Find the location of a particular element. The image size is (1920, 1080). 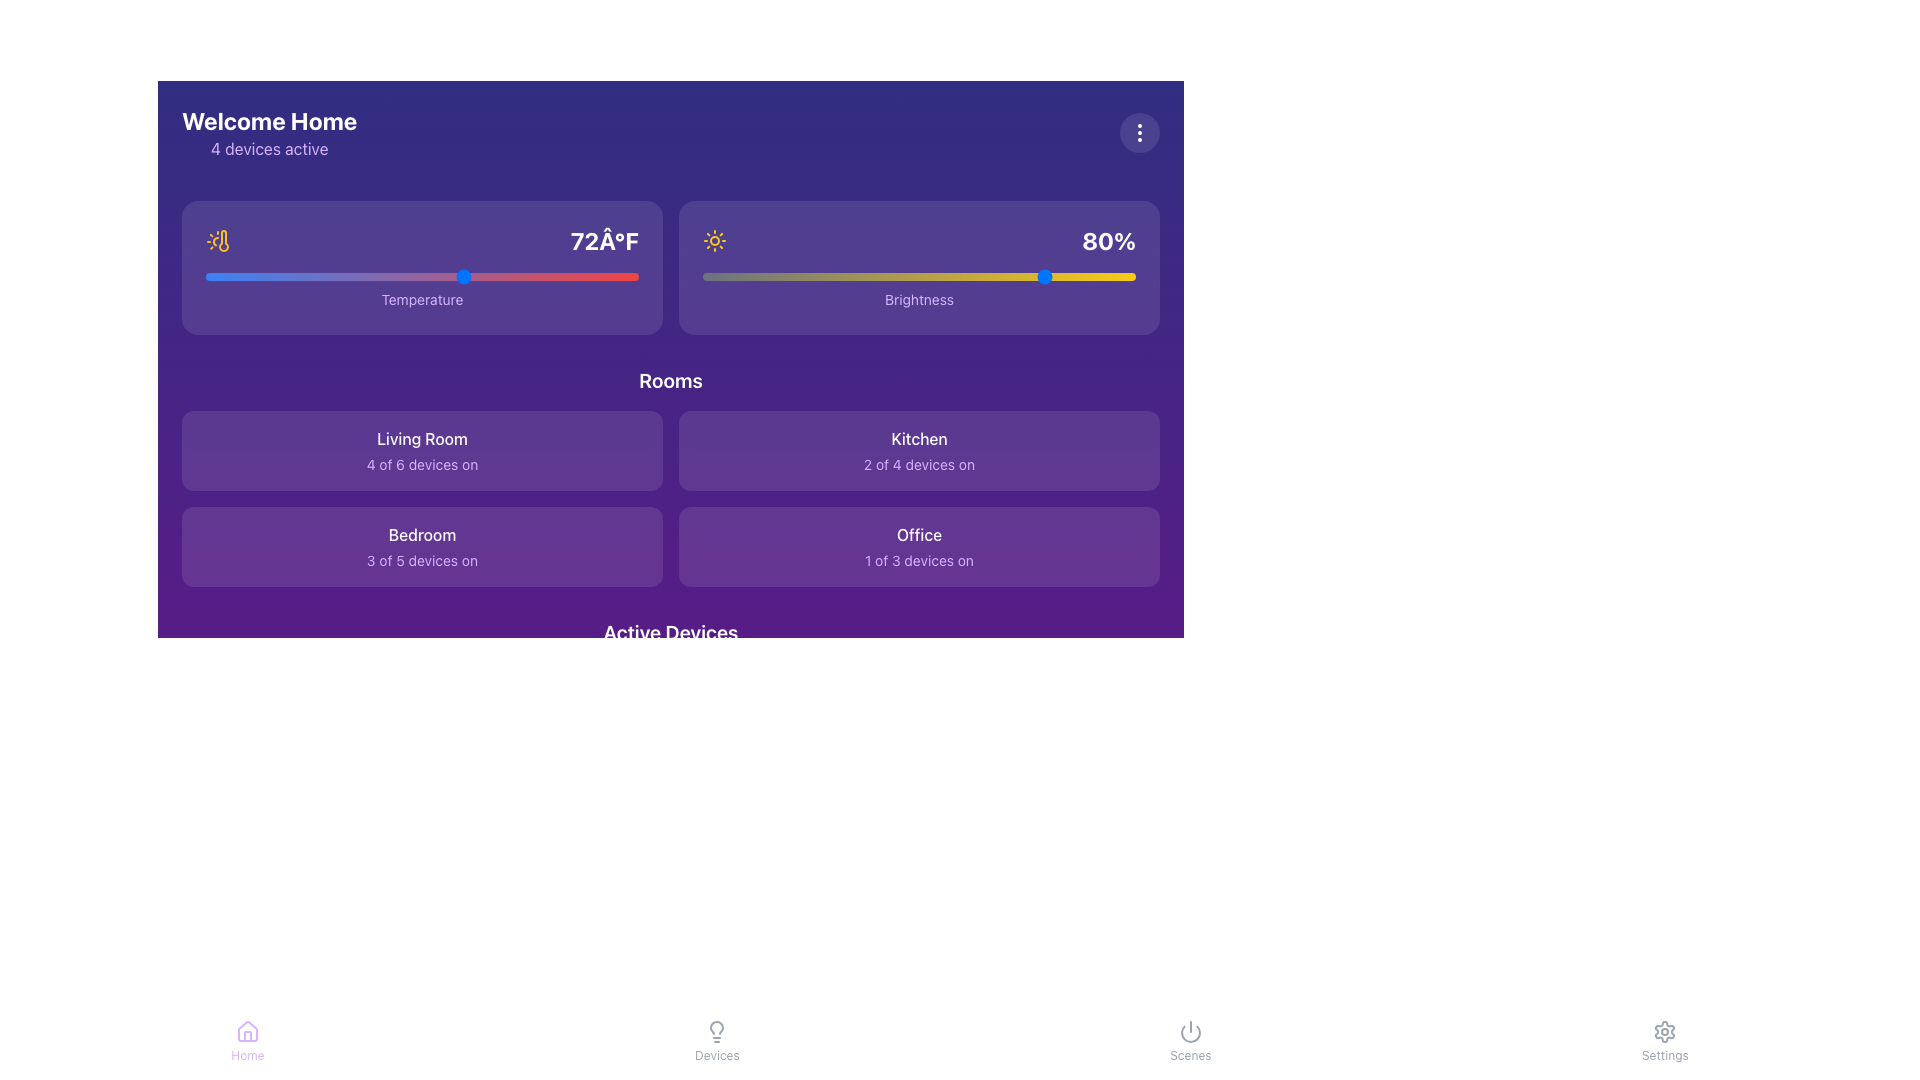

the text label displaying '4 devices active' in purple, located below 'Welcome Home' is located at coordinates (268, 148).